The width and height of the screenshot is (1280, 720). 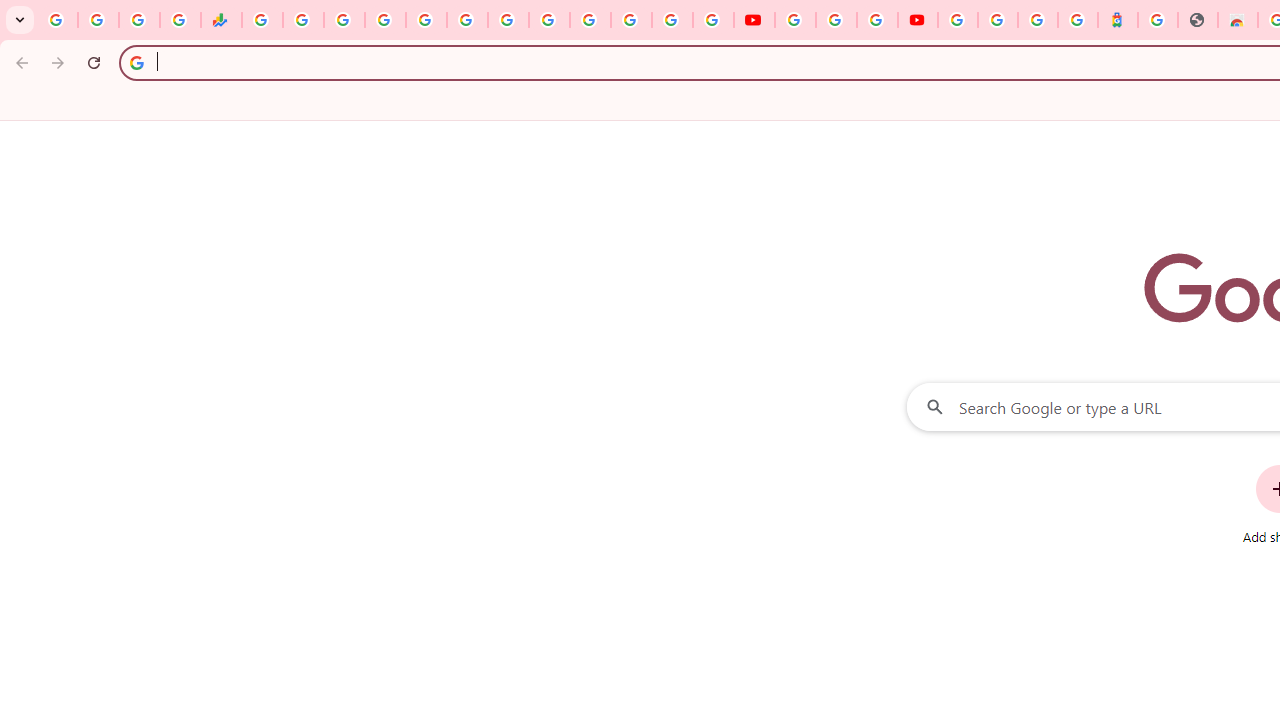 What do you see at coordinates (57, 20) in the screenshot?
I see `'Google Workspace Admin Community'` at bounding box center [57, 20].